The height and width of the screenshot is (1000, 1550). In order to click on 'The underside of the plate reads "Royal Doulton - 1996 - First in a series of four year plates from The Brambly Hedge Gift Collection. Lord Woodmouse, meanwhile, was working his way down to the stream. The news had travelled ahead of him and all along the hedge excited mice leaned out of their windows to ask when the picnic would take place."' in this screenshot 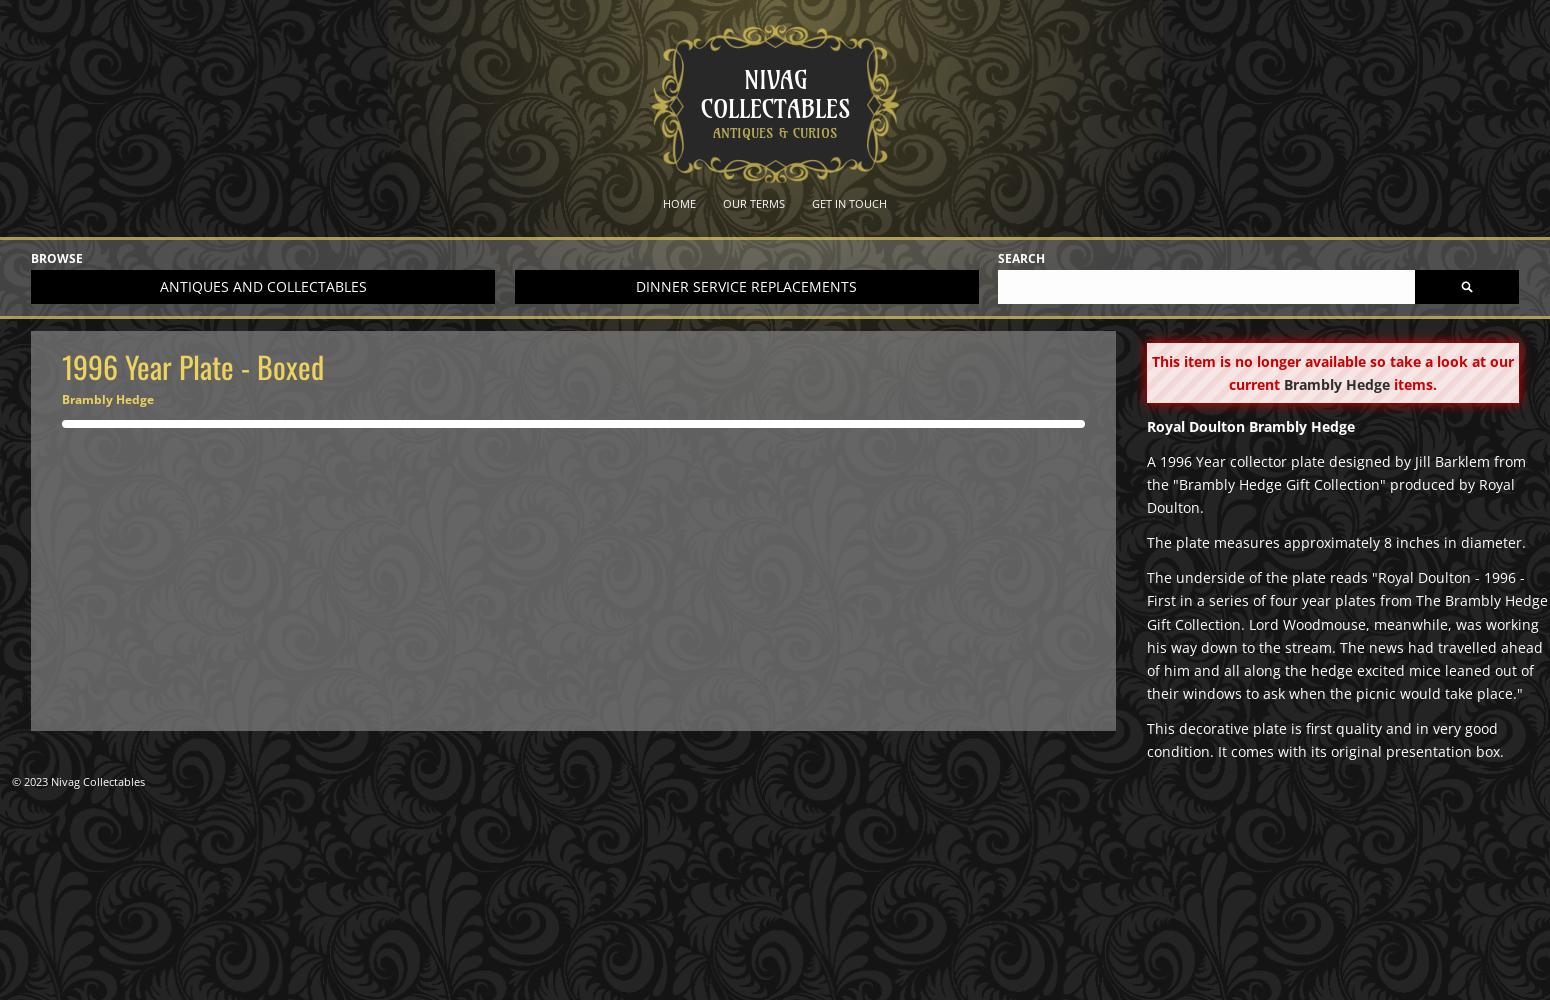, I will do `click(1347, 635)`.